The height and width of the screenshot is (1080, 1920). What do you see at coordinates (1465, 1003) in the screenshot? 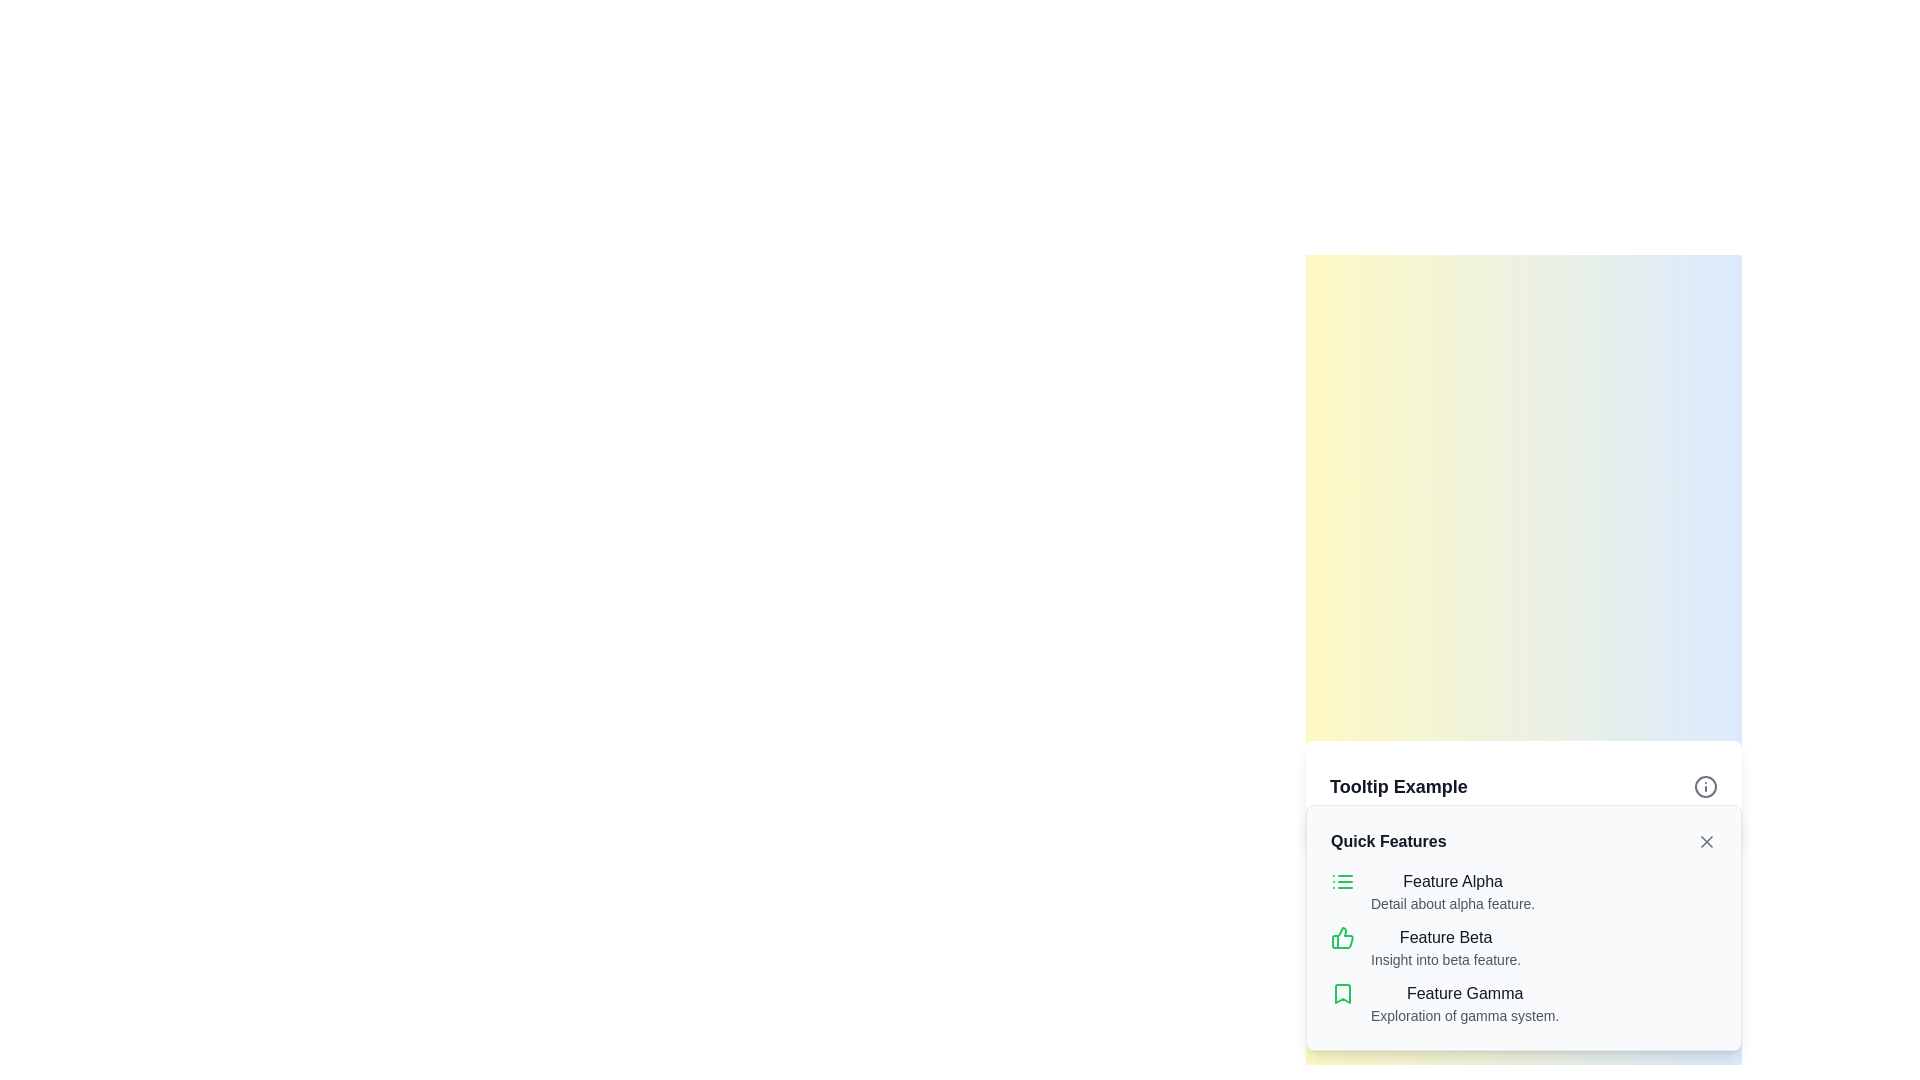
I see `the textual informational display element that provides details about 'Feature Gamma', located in the 'Quick Features' list, positioned below 'Feature Beta' and above a blank section, with a green bookmark icon to its left` at bounding box center [1465, 1003].